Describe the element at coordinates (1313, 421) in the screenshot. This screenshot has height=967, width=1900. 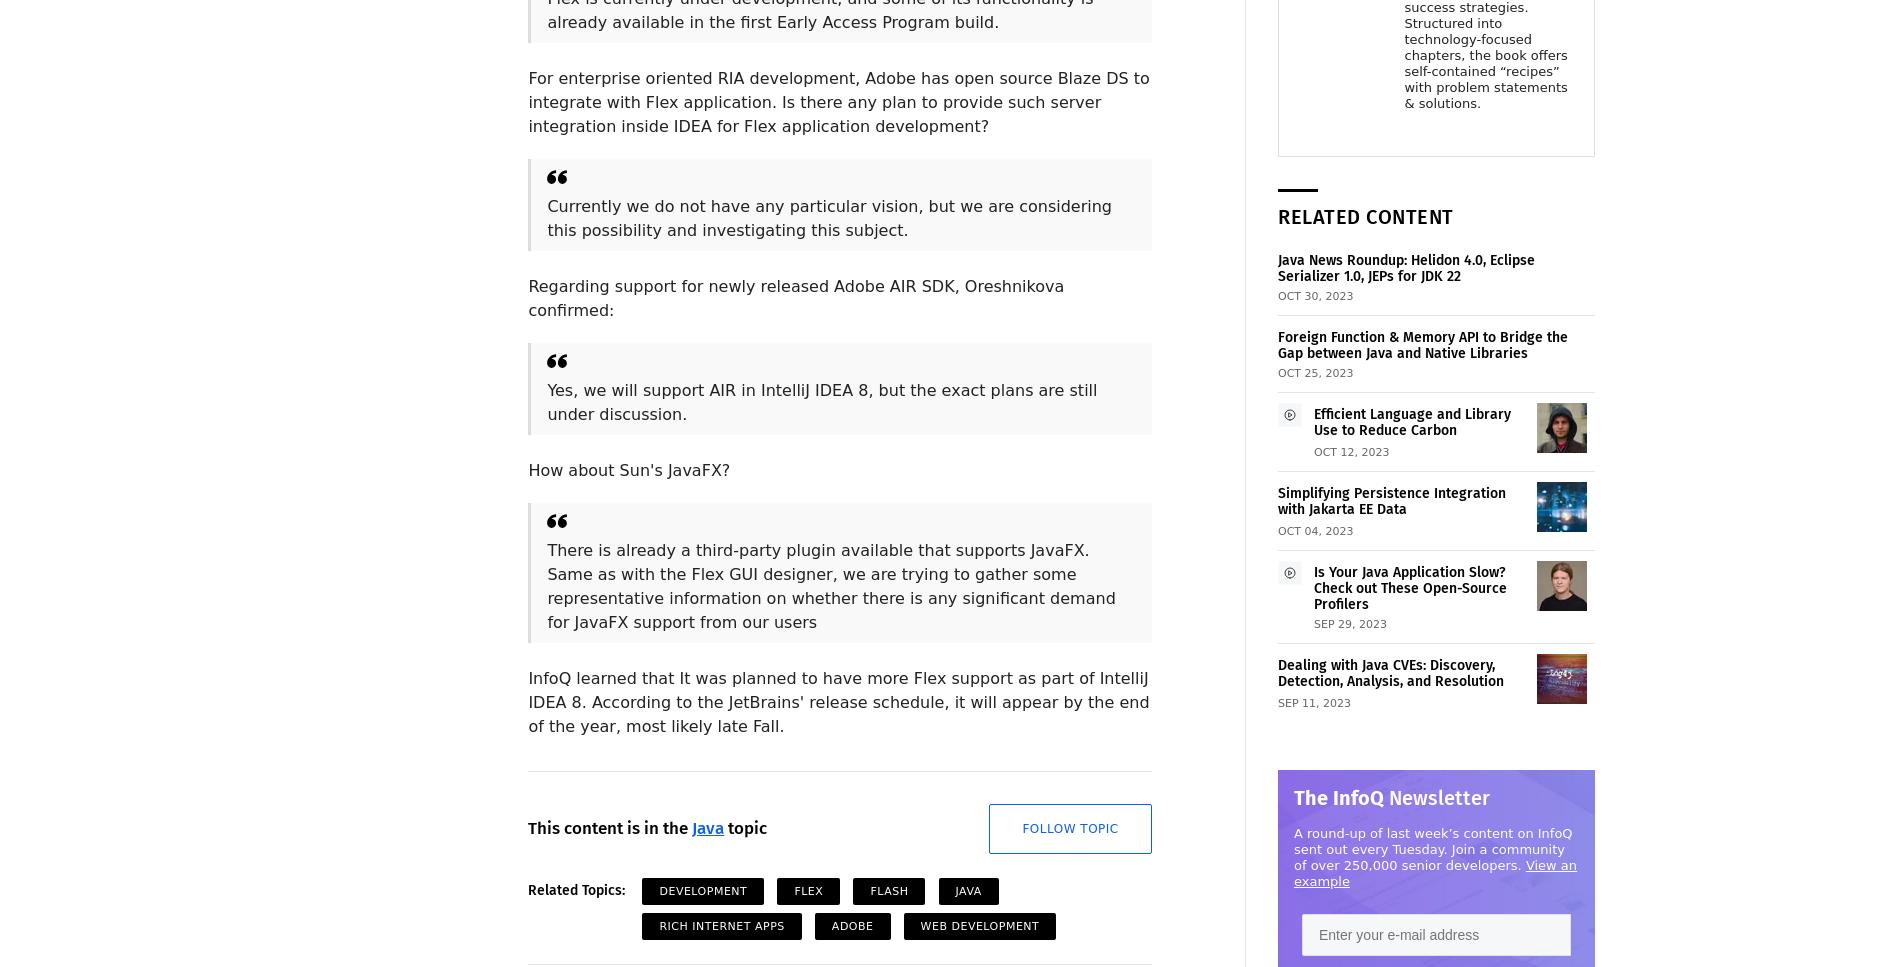
I see `'Efficient Language and Library Use to Reduce Carbon'` at that location.